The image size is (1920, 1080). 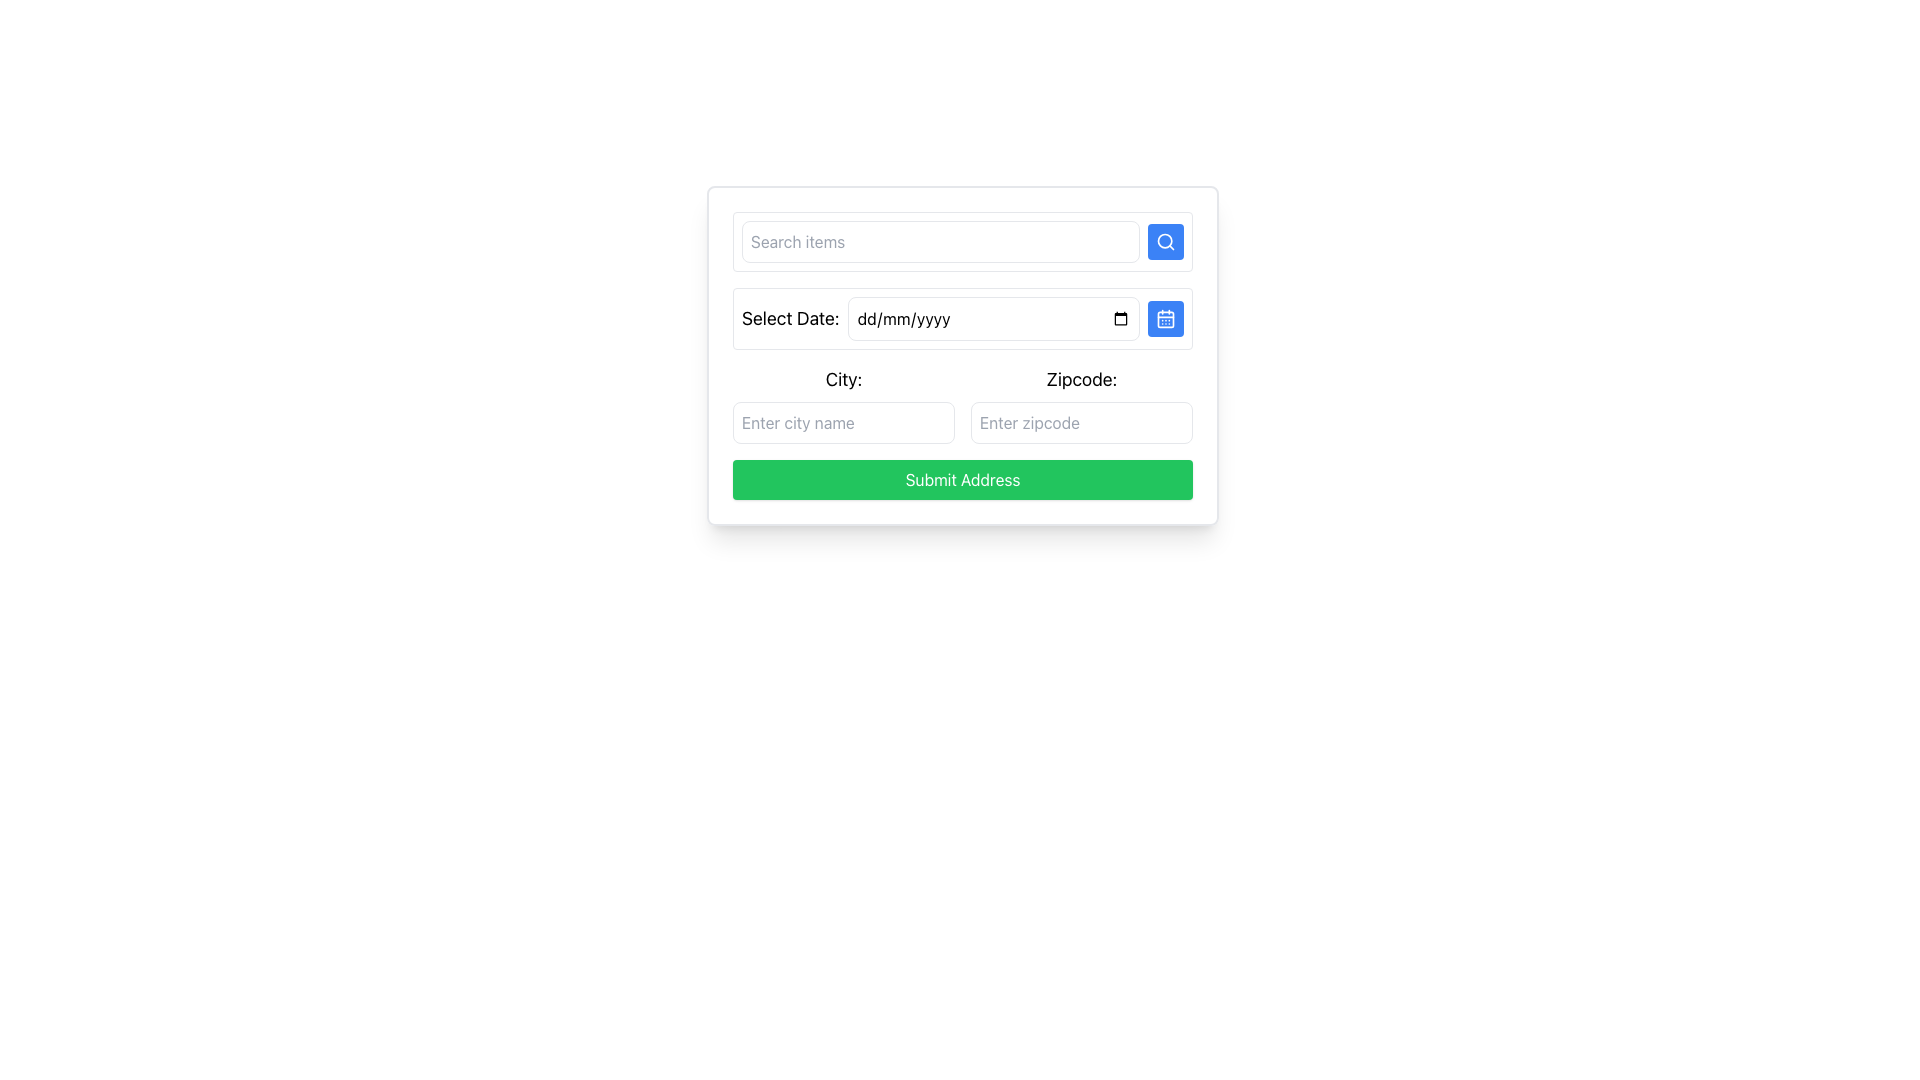 I want to click on the interactive date selection icon located to the right of the 'Select Date' input field at the top center of the interface, so click(x=1166, y=318).